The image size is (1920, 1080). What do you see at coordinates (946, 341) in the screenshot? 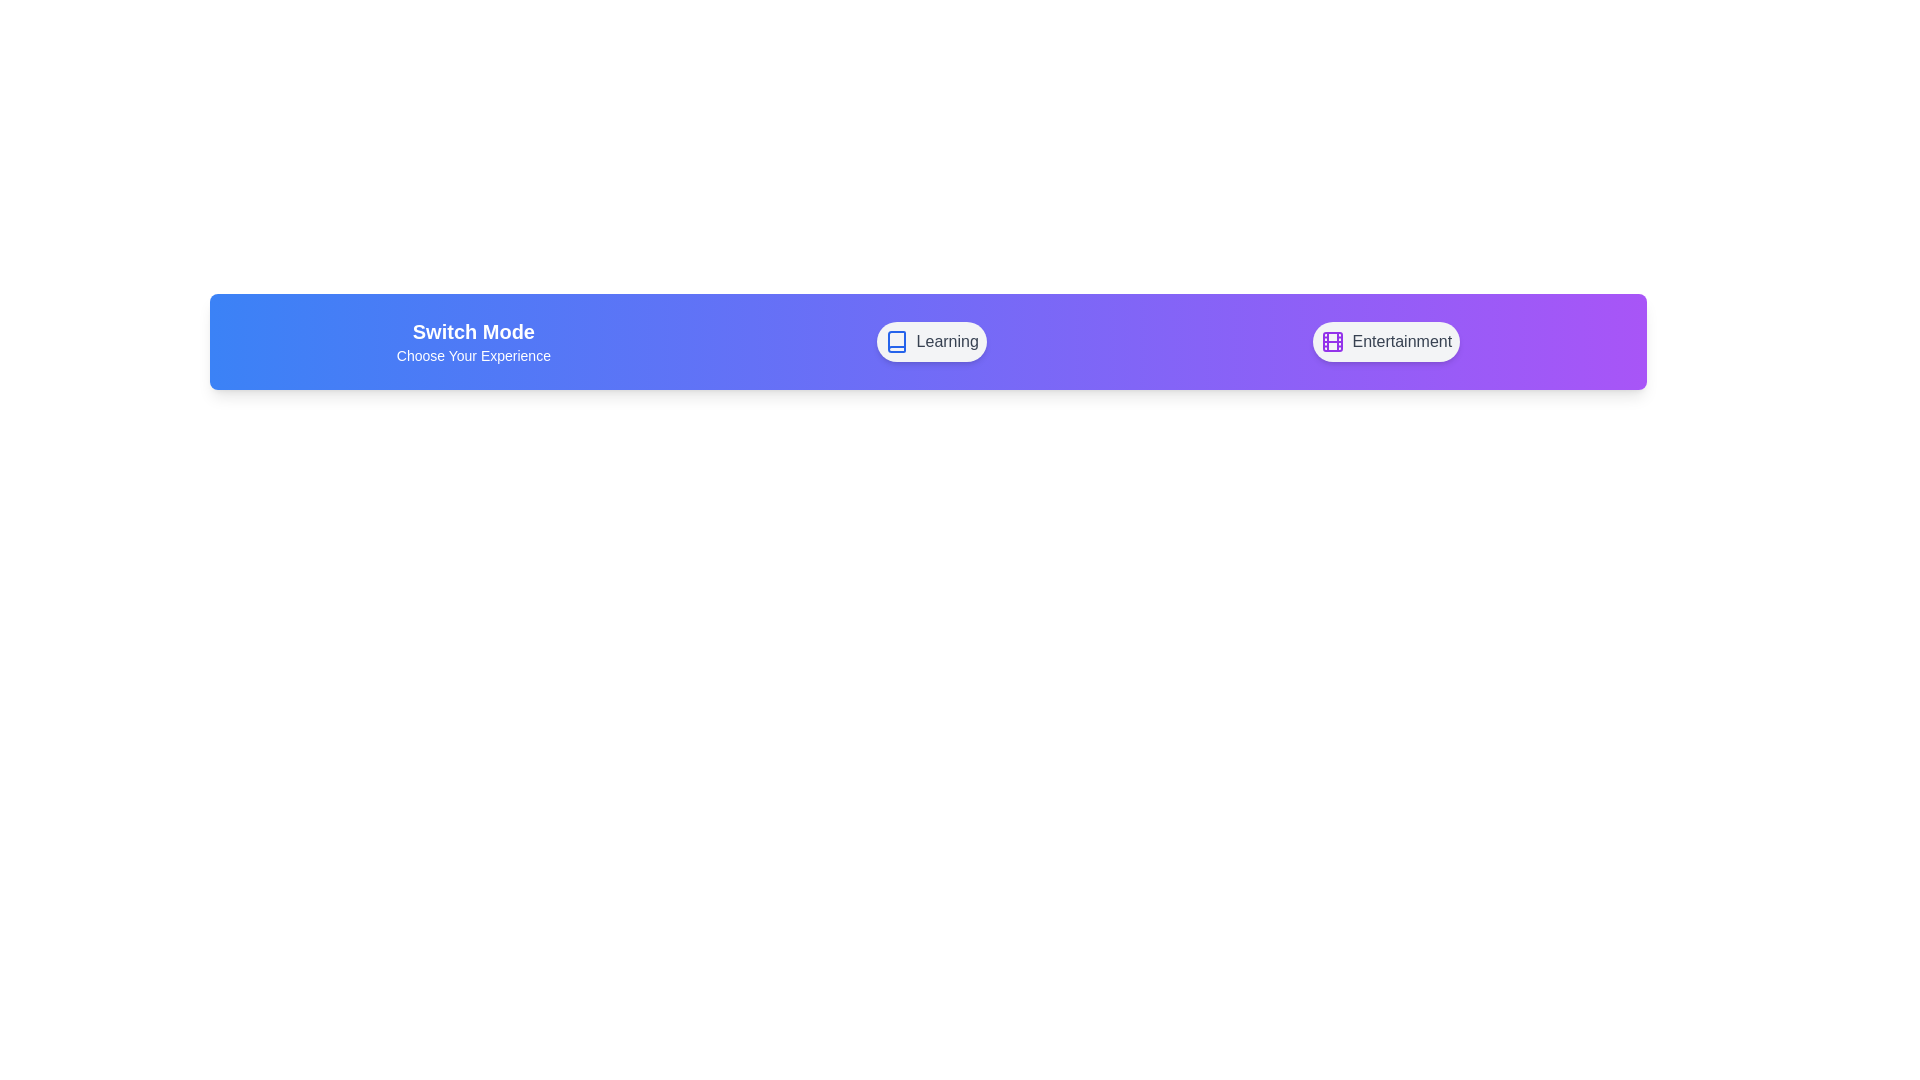
I see `text content of the label 'Learning', which is styled in gray and located in a navigation bar next to a blue book icon` at bounding box center [946, 341].